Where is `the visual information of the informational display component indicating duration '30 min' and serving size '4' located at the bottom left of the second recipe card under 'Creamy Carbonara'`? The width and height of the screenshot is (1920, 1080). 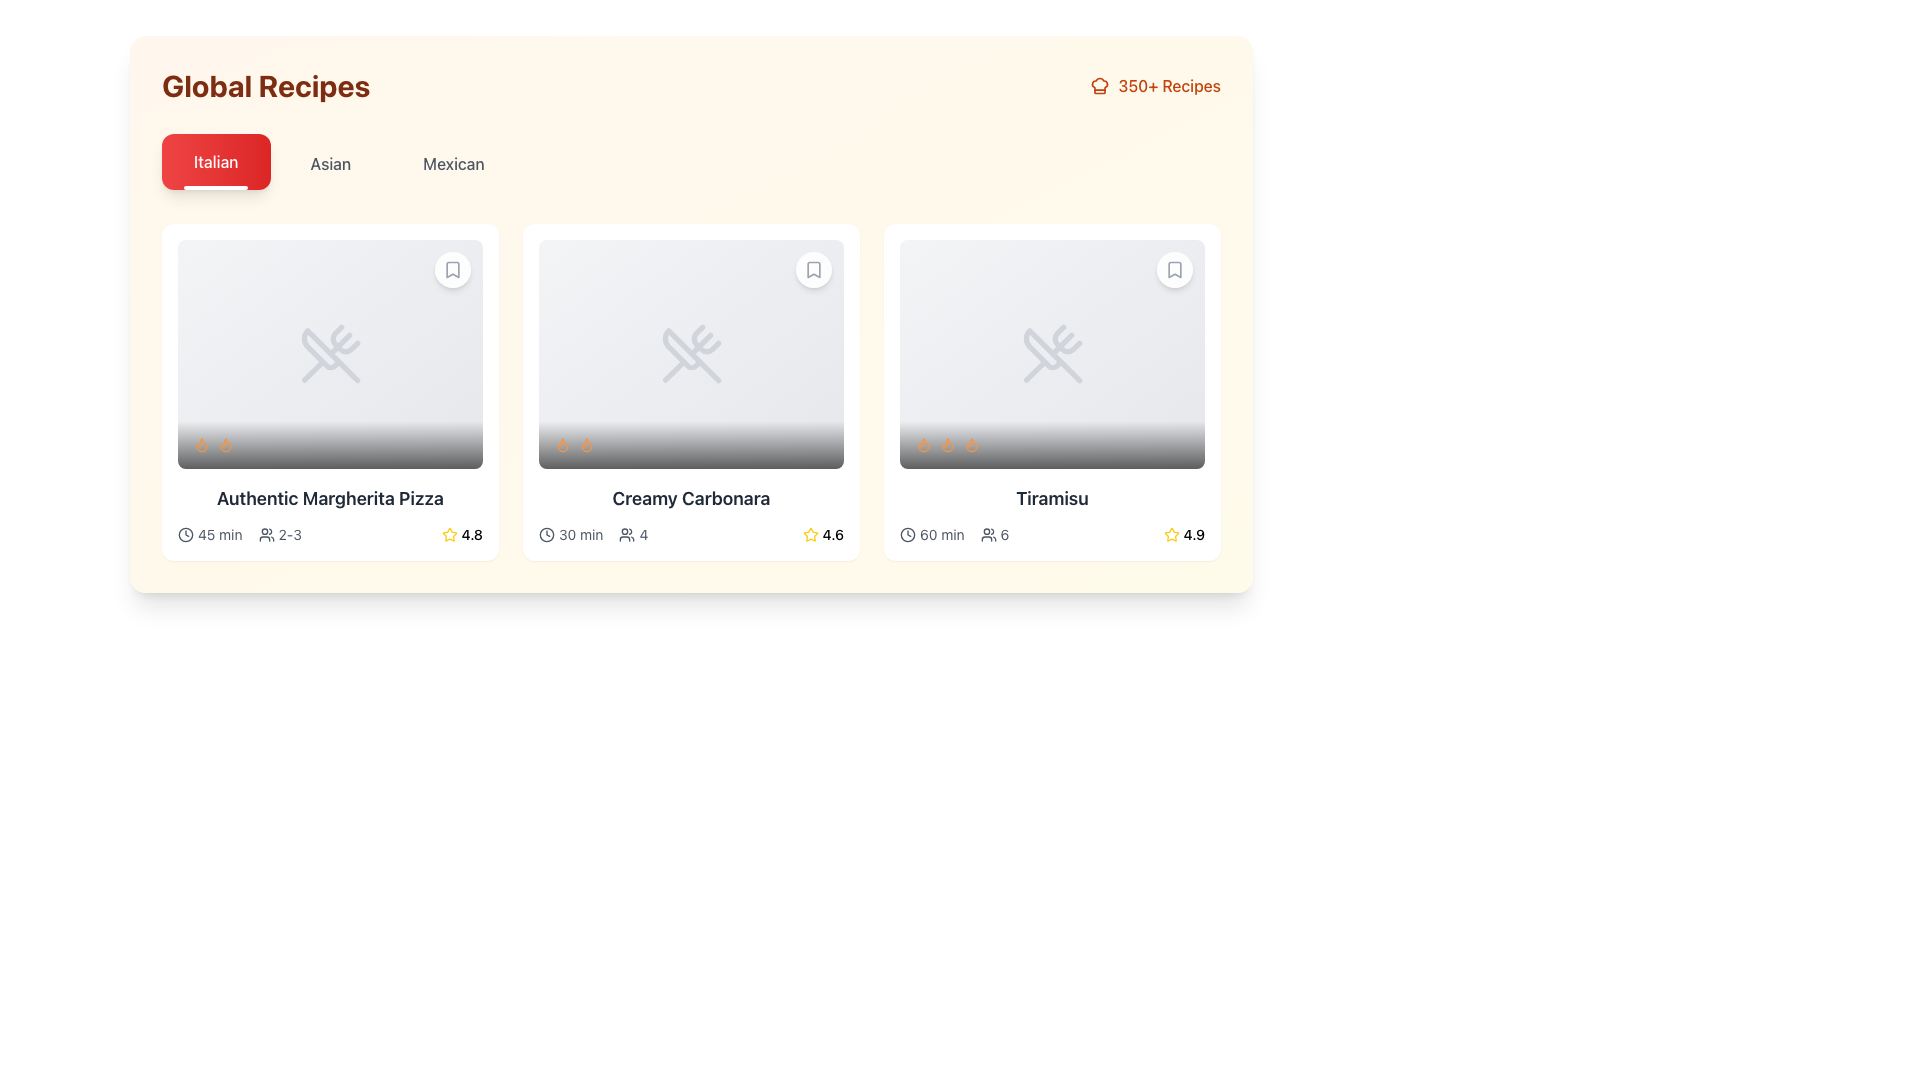
the visual information of the informational display component indicating duration '30 min' and serving size '4' located at the bottom left of the second recipe card under 'Creamy Carbonara' is located at coordinates (592, 533).